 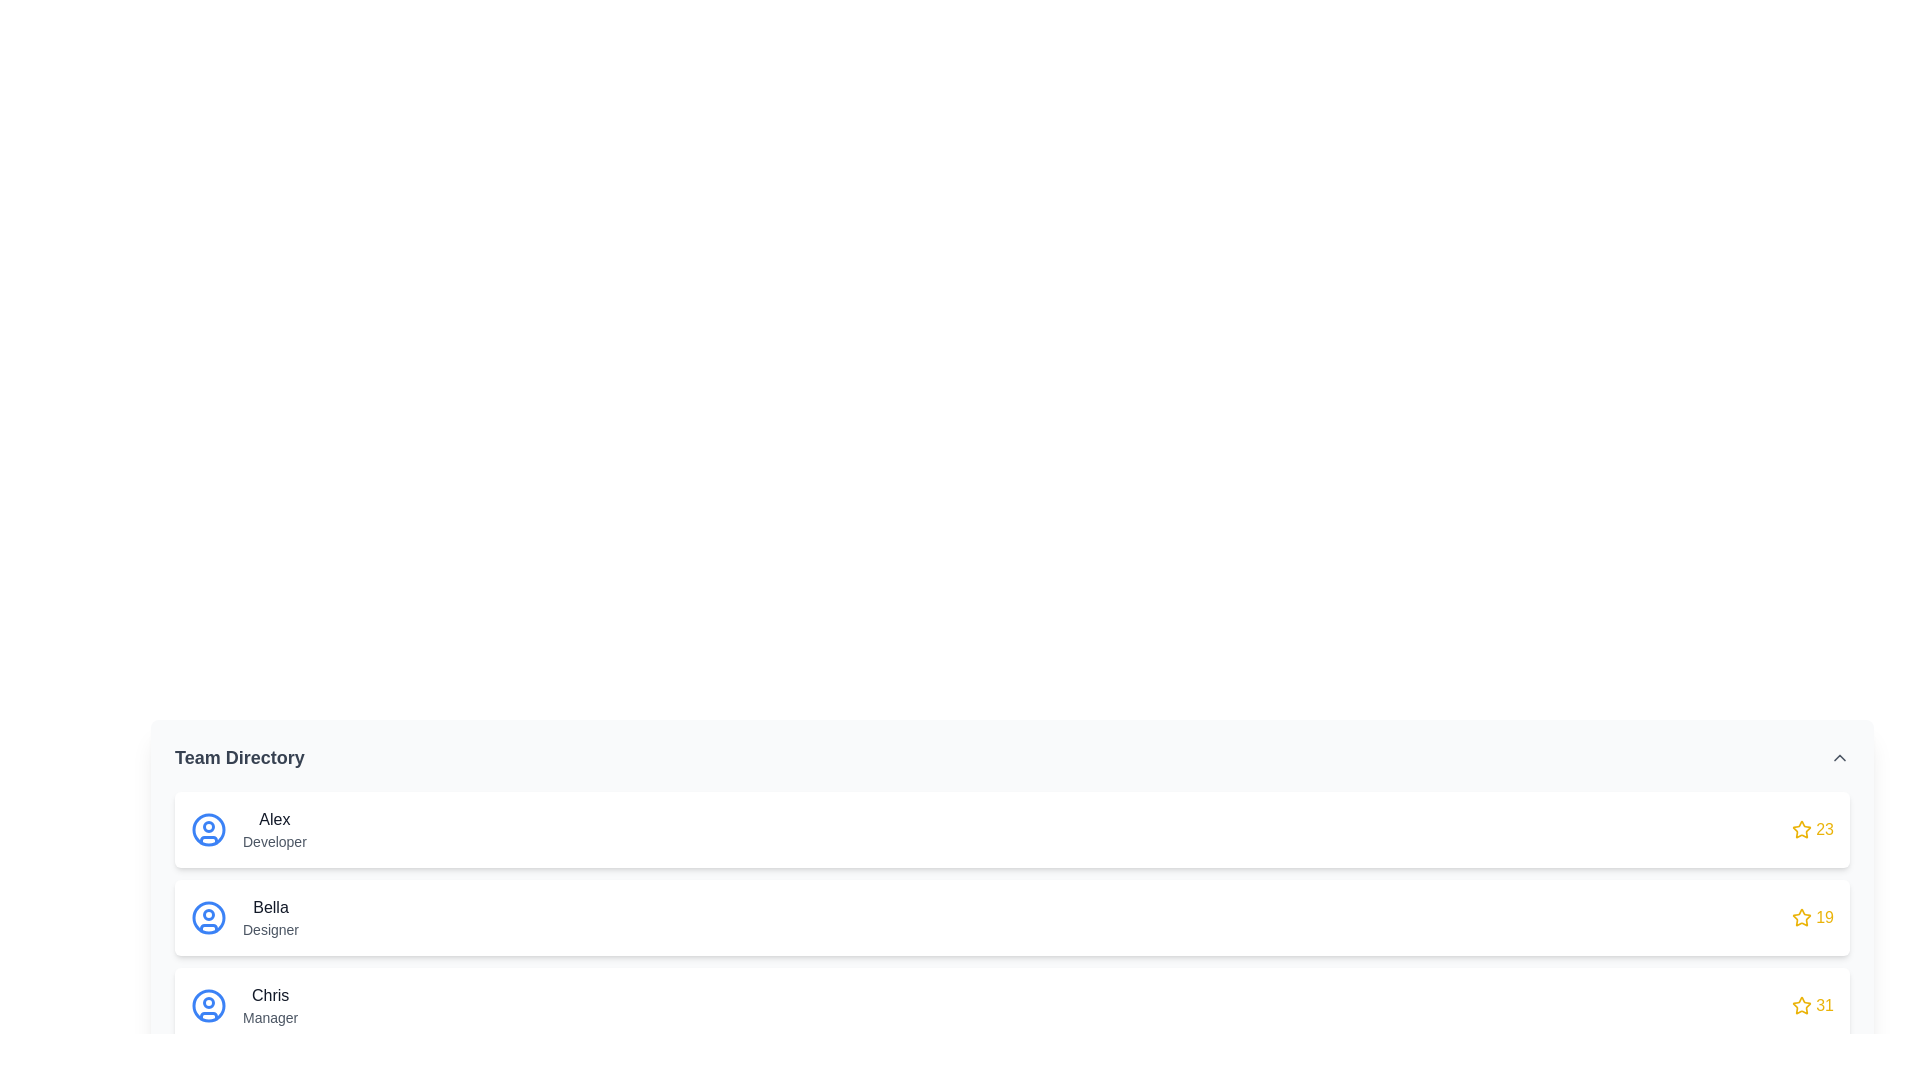 I want to click on the Profile Card element containing the user silhouette icon and the text 'Chris' and 'Manager', which is the third item in the 'Team Directory' list, so click(x=243, y=1006).